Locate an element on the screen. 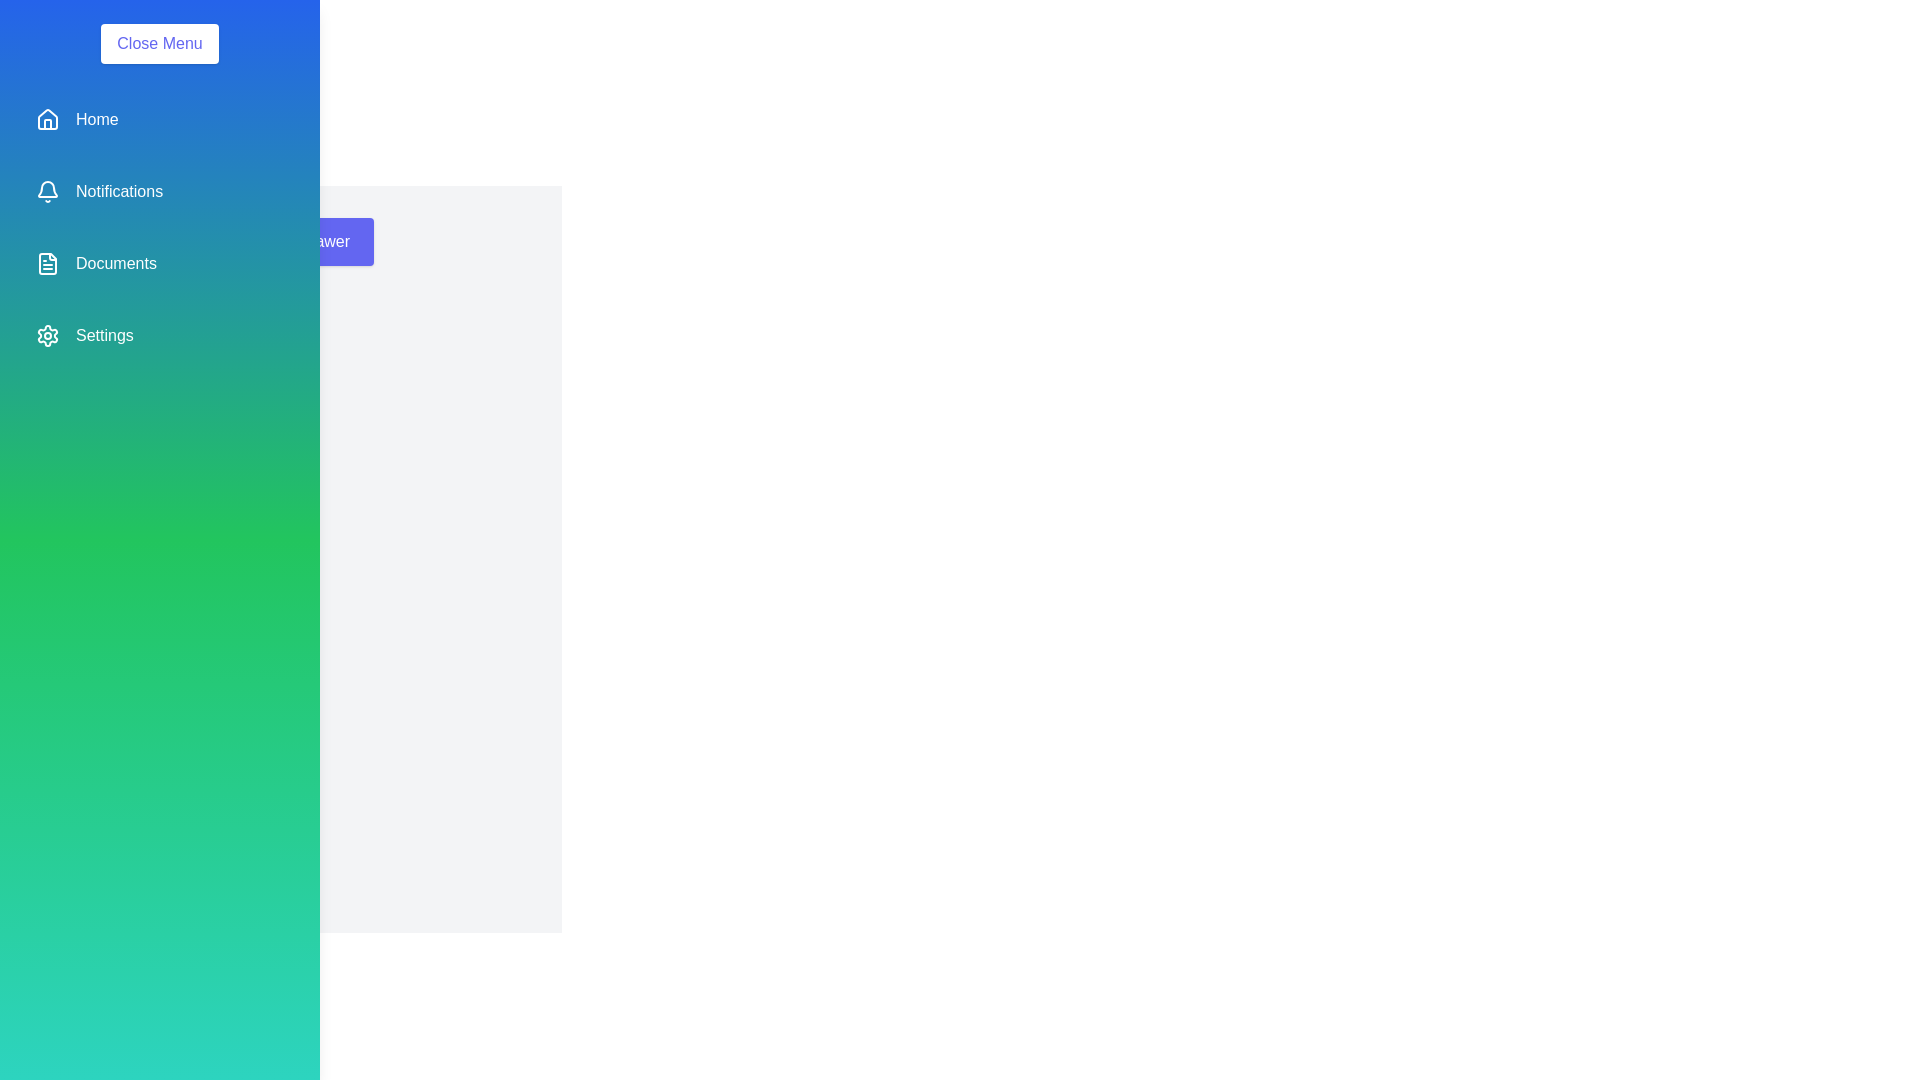 The width and height of the screenshot is (1920, 1080). the menu item Documents to observe the hover effect is located at coordinates (158, 262).